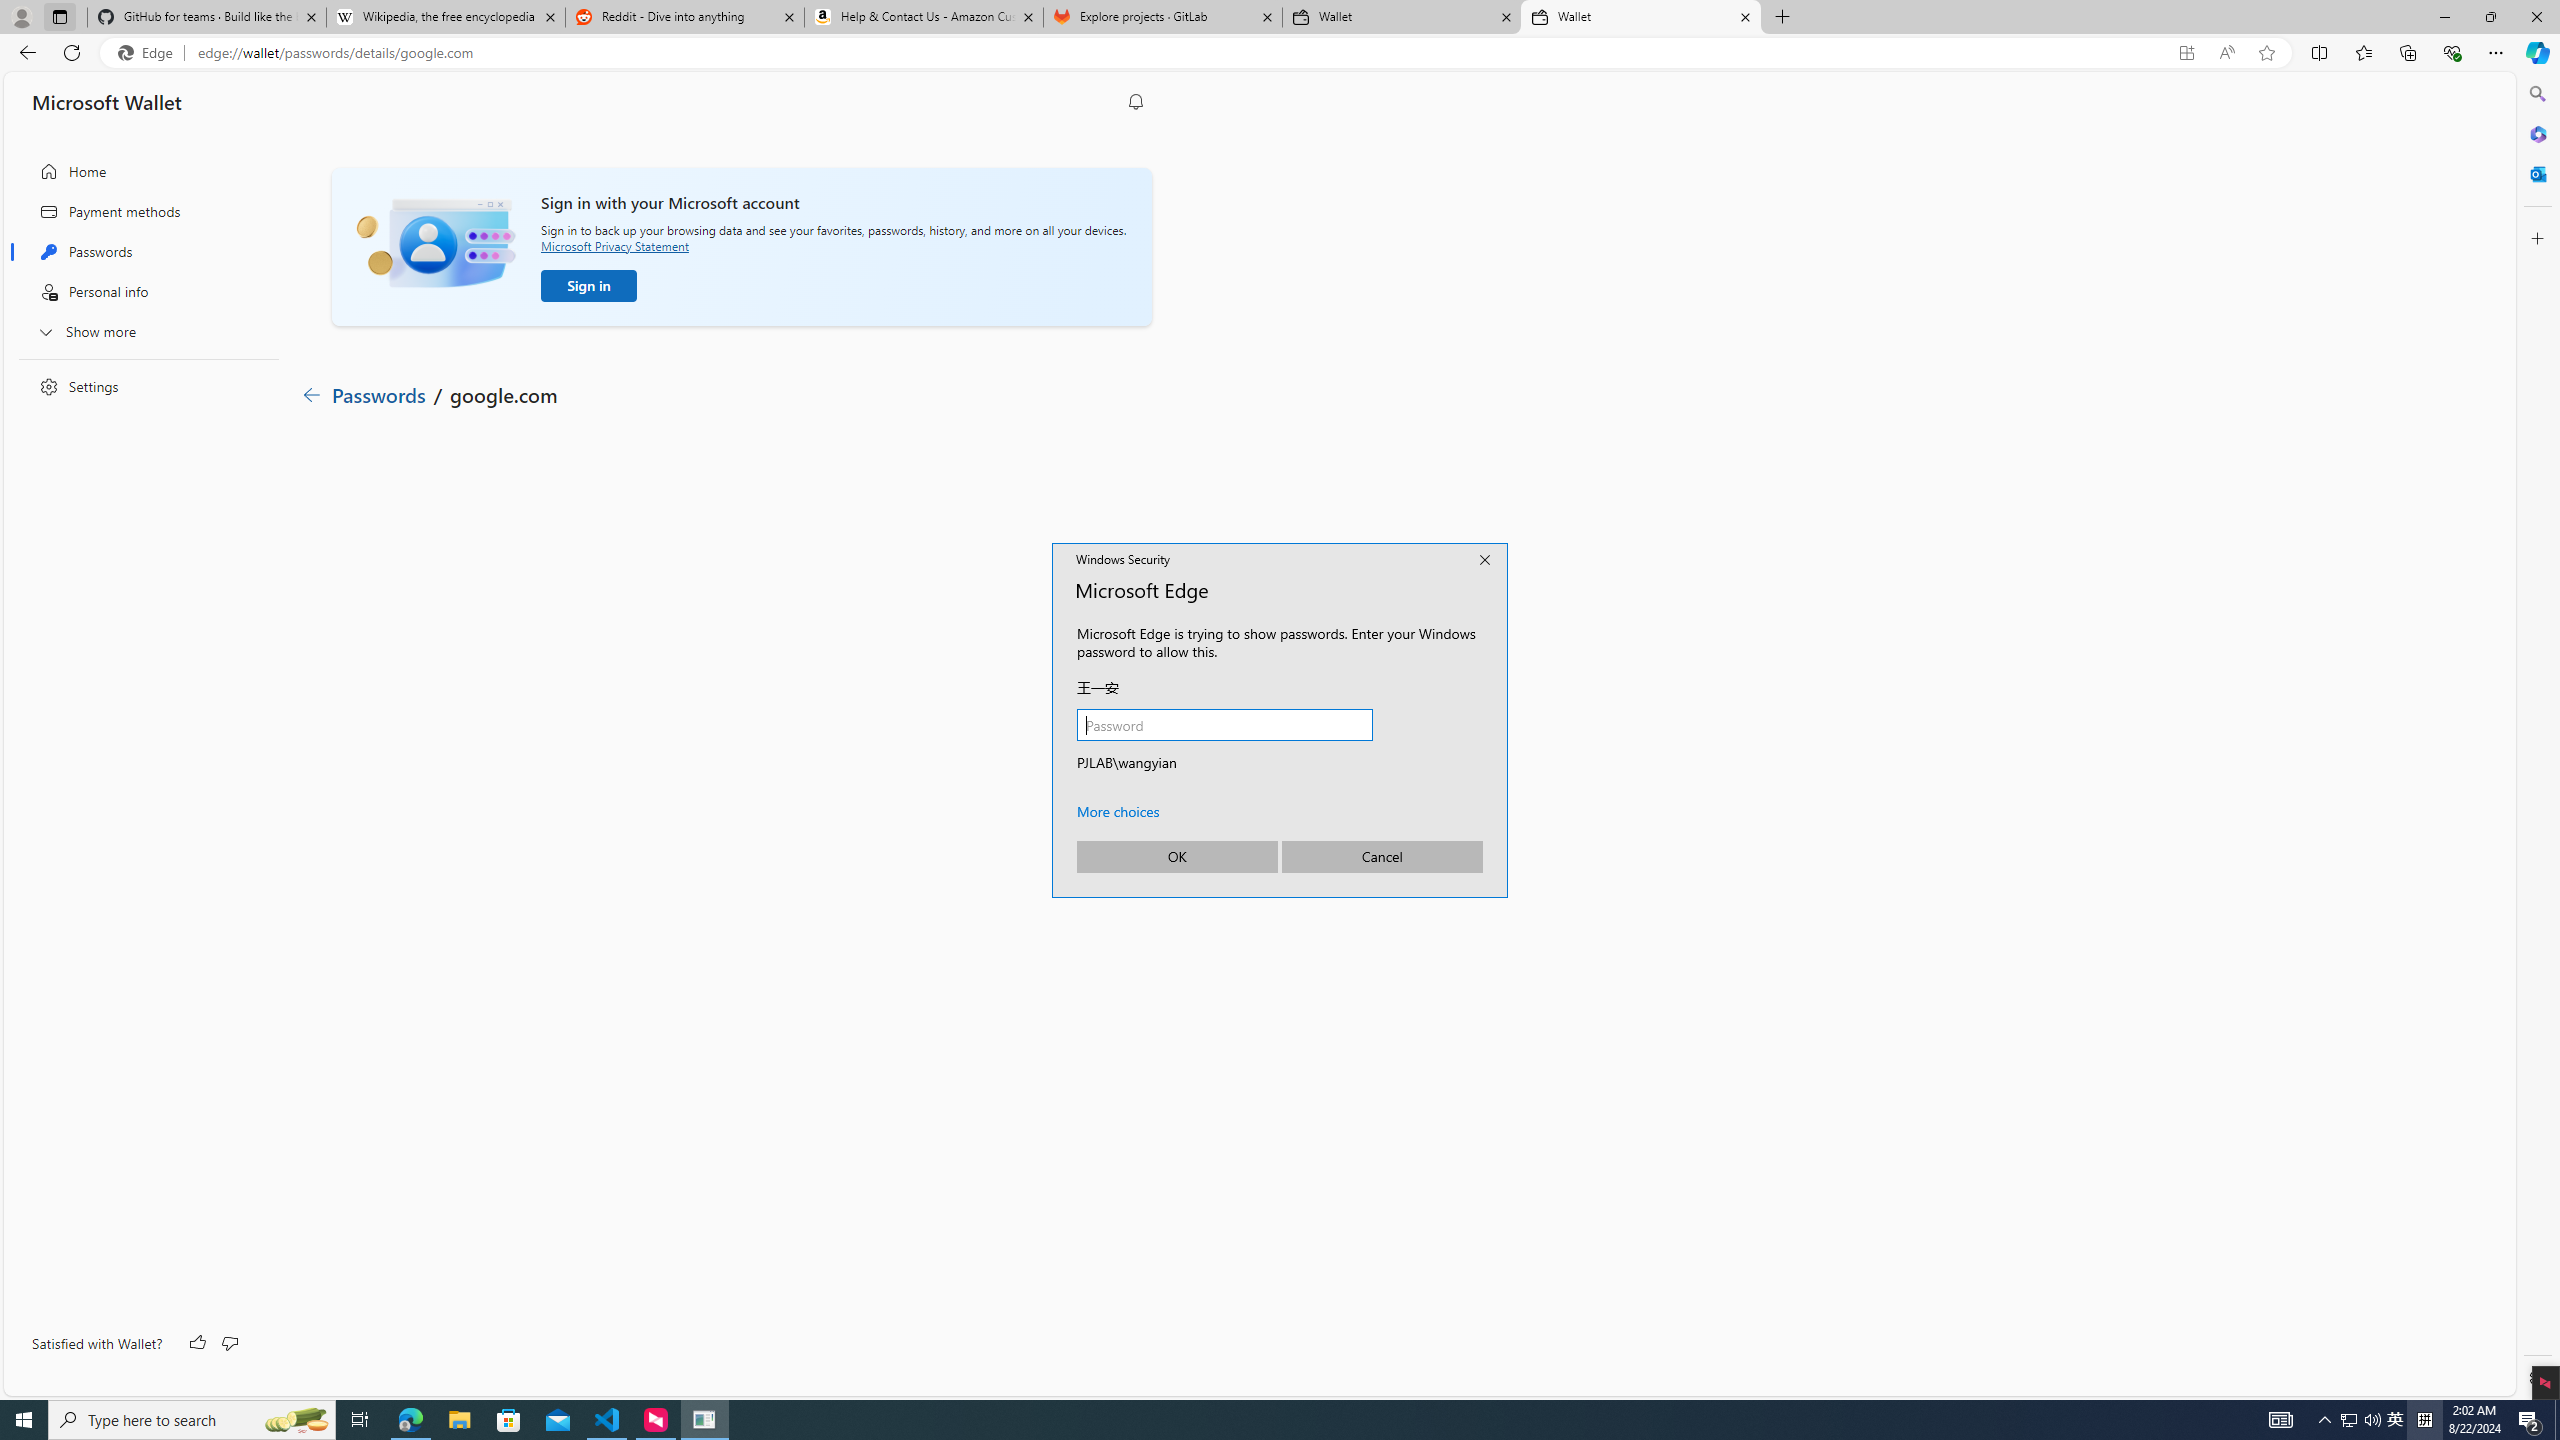  Describe the element at coordinates (142, 291) in the screenshot. I see `'Personal info'` at that location.